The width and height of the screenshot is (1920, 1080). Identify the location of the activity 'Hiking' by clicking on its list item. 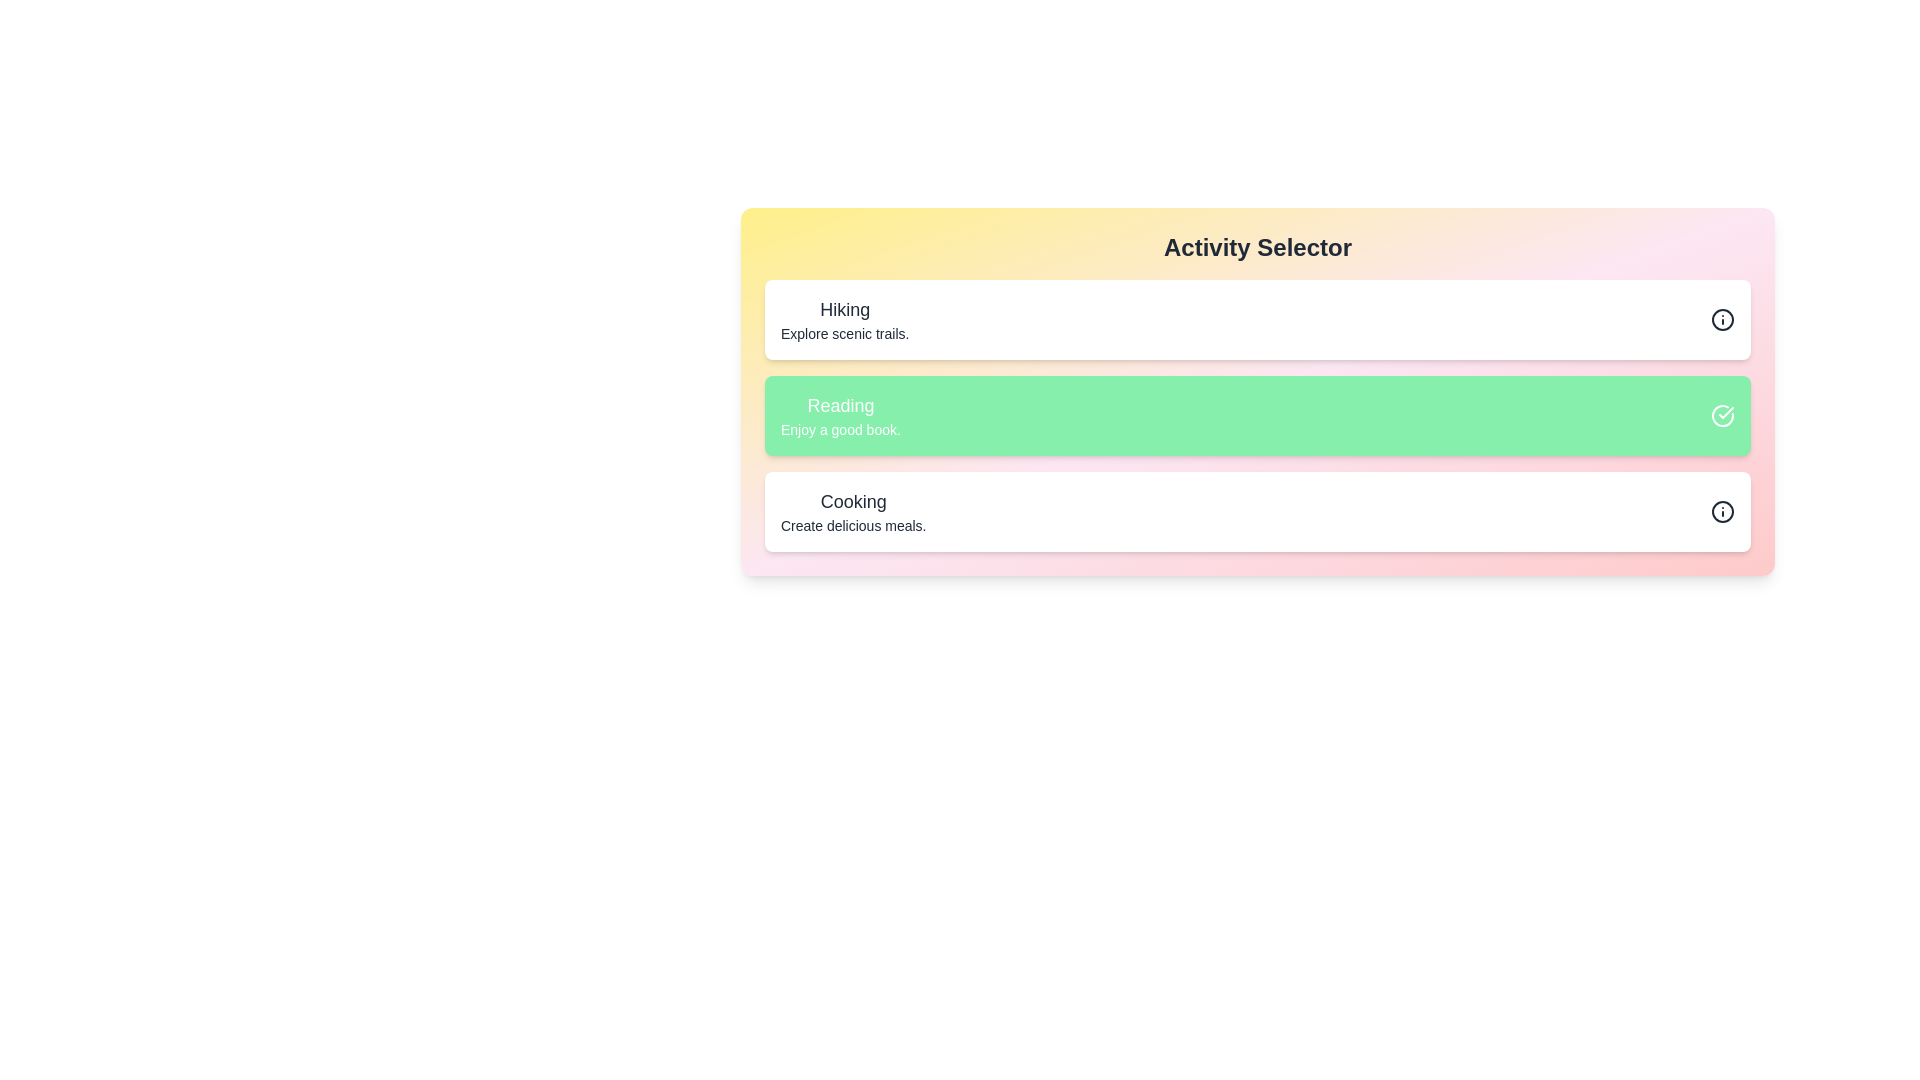
(844, 319).